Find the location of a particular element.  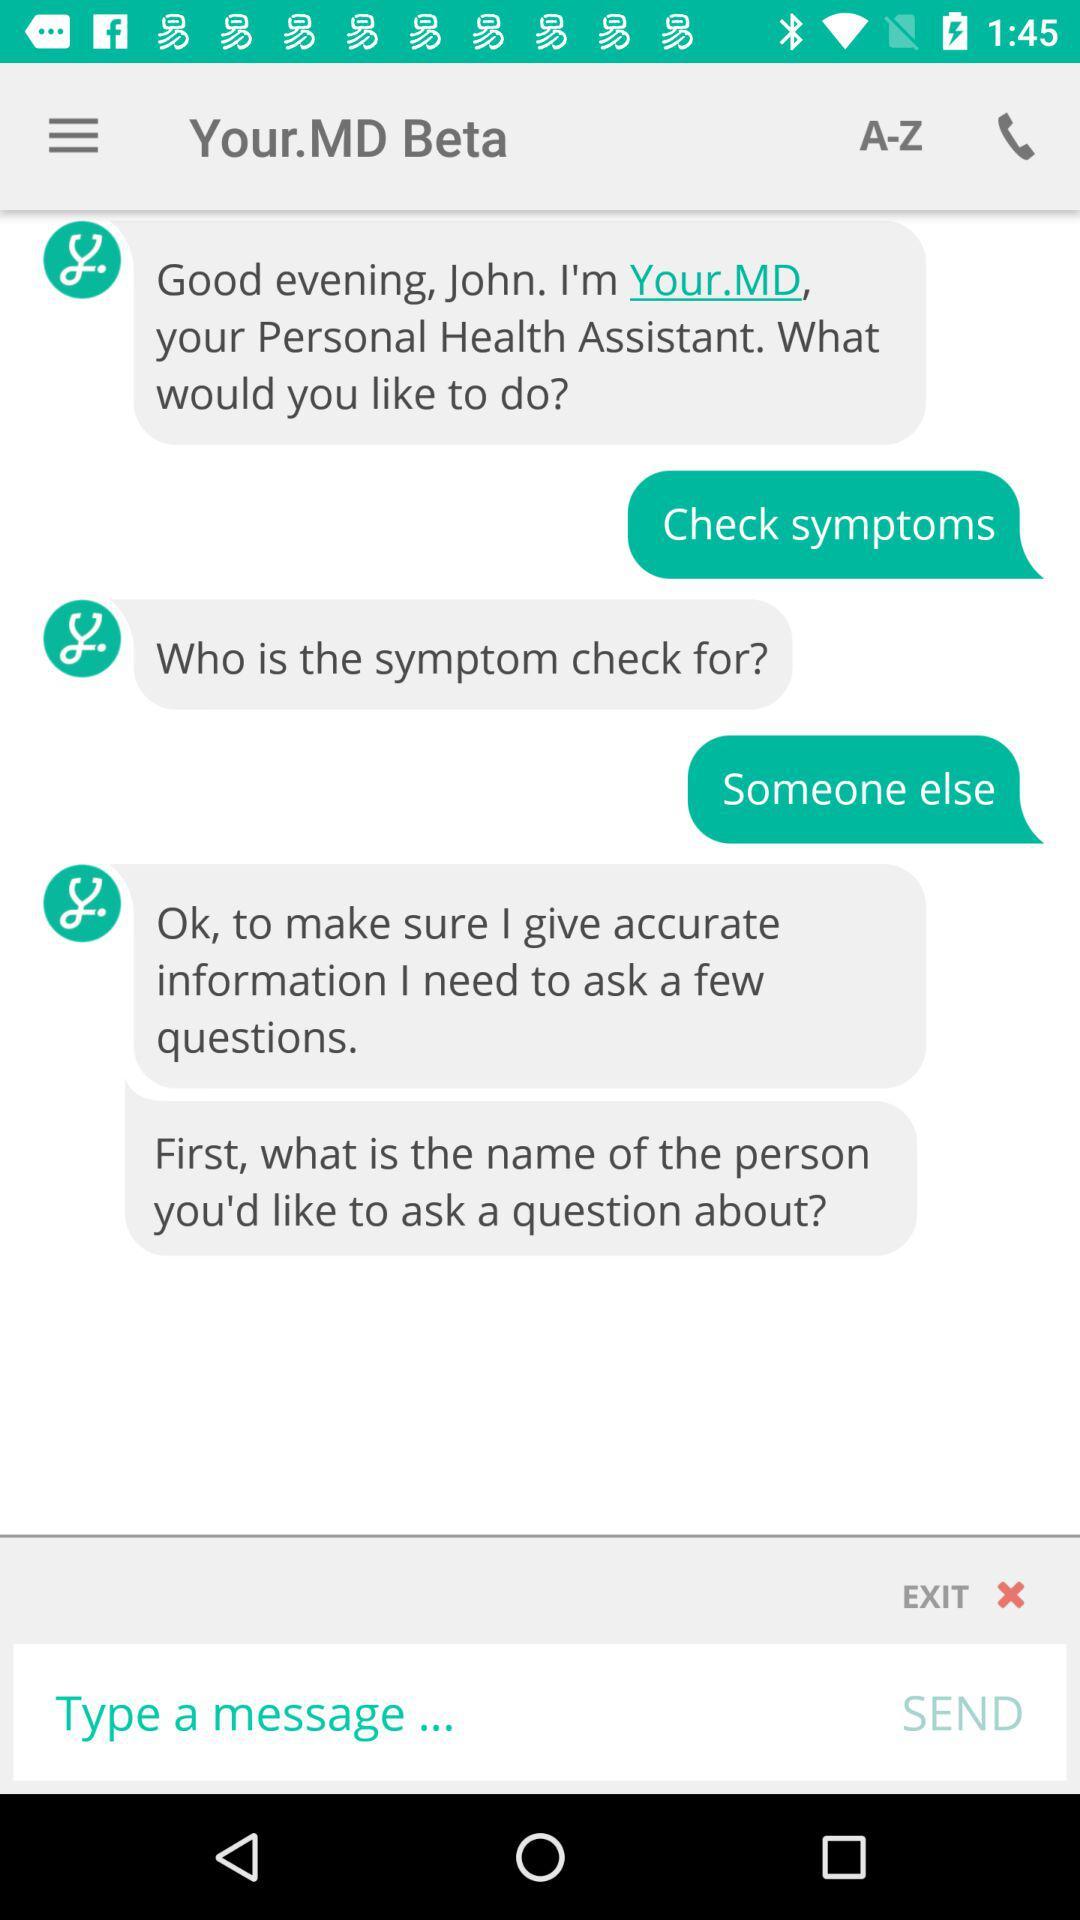

check symptoms item is located at coordinates (835, 523).